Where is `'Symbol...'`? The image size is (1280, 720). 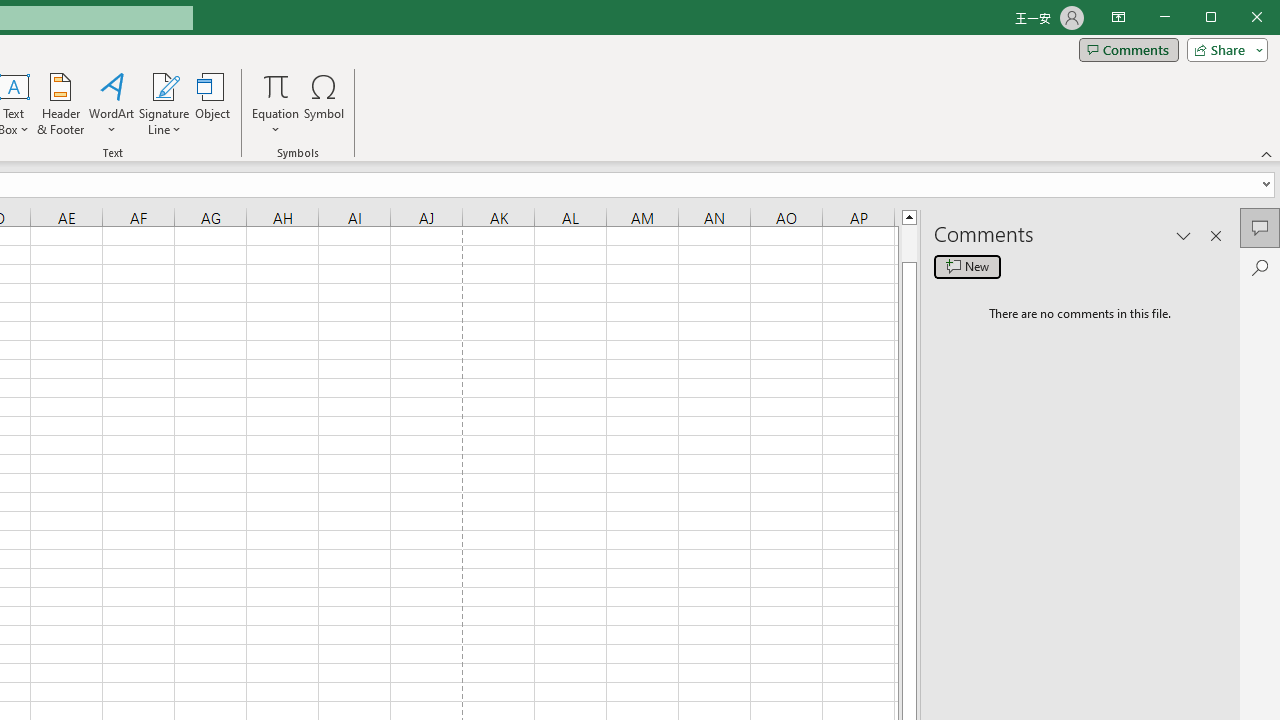
'Symbol...' is located at coordinates (324, 104).